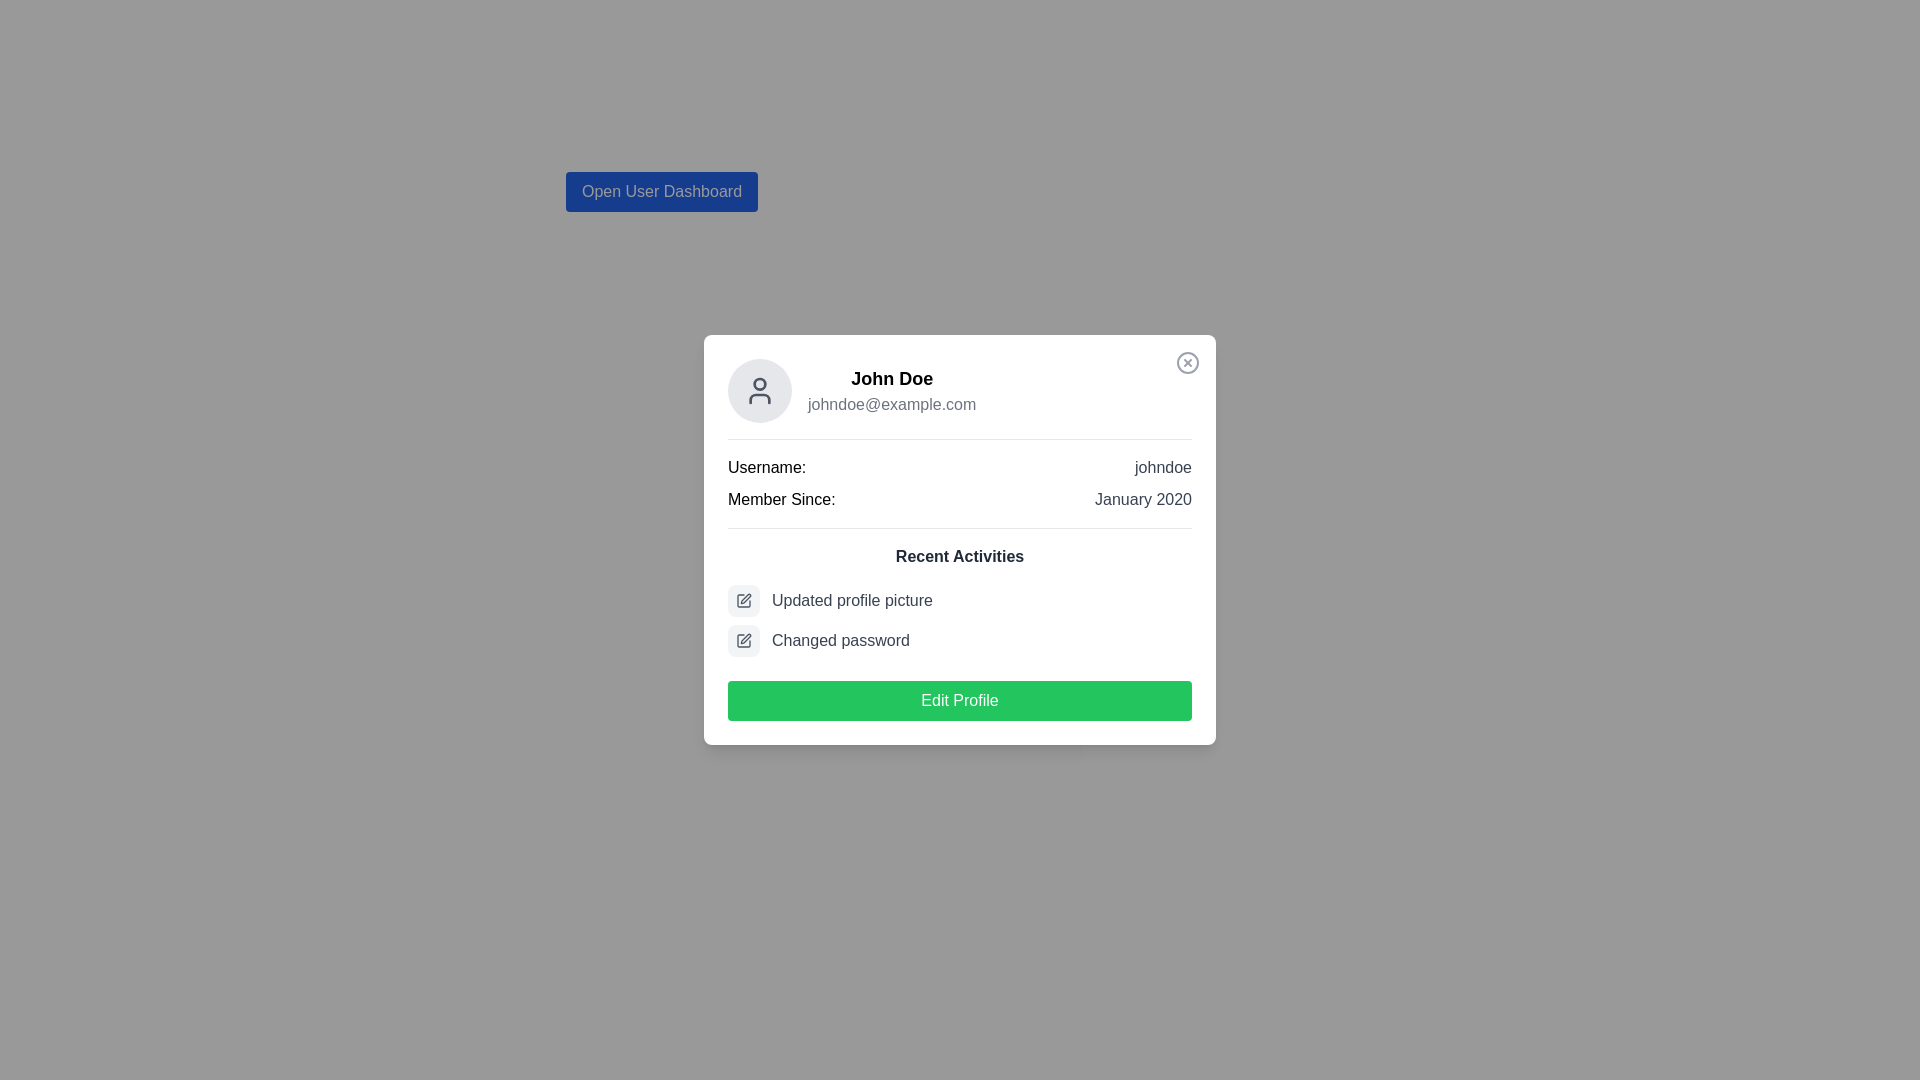  What do you see at coordinates (743, 600) in the screenshot?
I see `the edit action icon representing the 'Updated profile picture' in the Recent Activities section of the user profile card` at bounding box center [743, 600].